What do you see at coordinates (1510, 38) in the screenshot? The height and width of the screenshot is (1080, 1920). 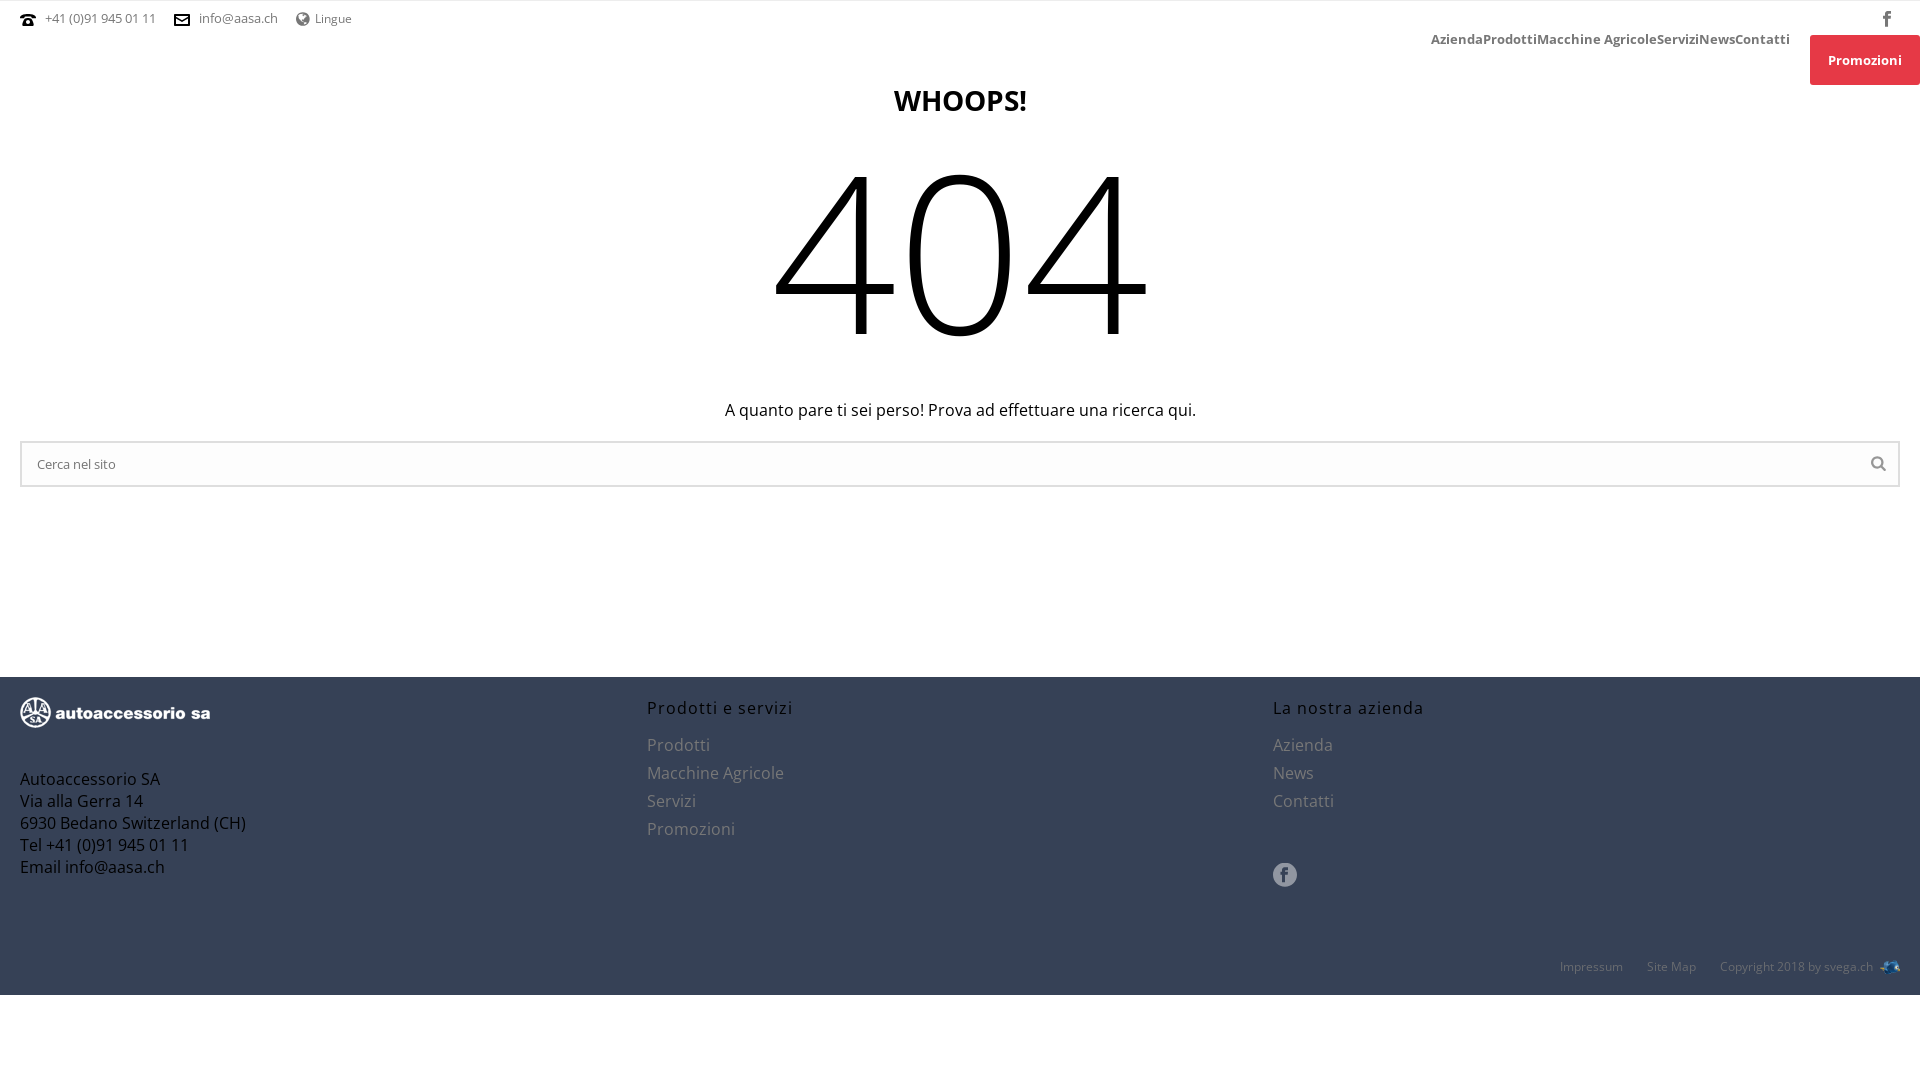 I see `'Prodotti'` at bounding box center [1510, 38].